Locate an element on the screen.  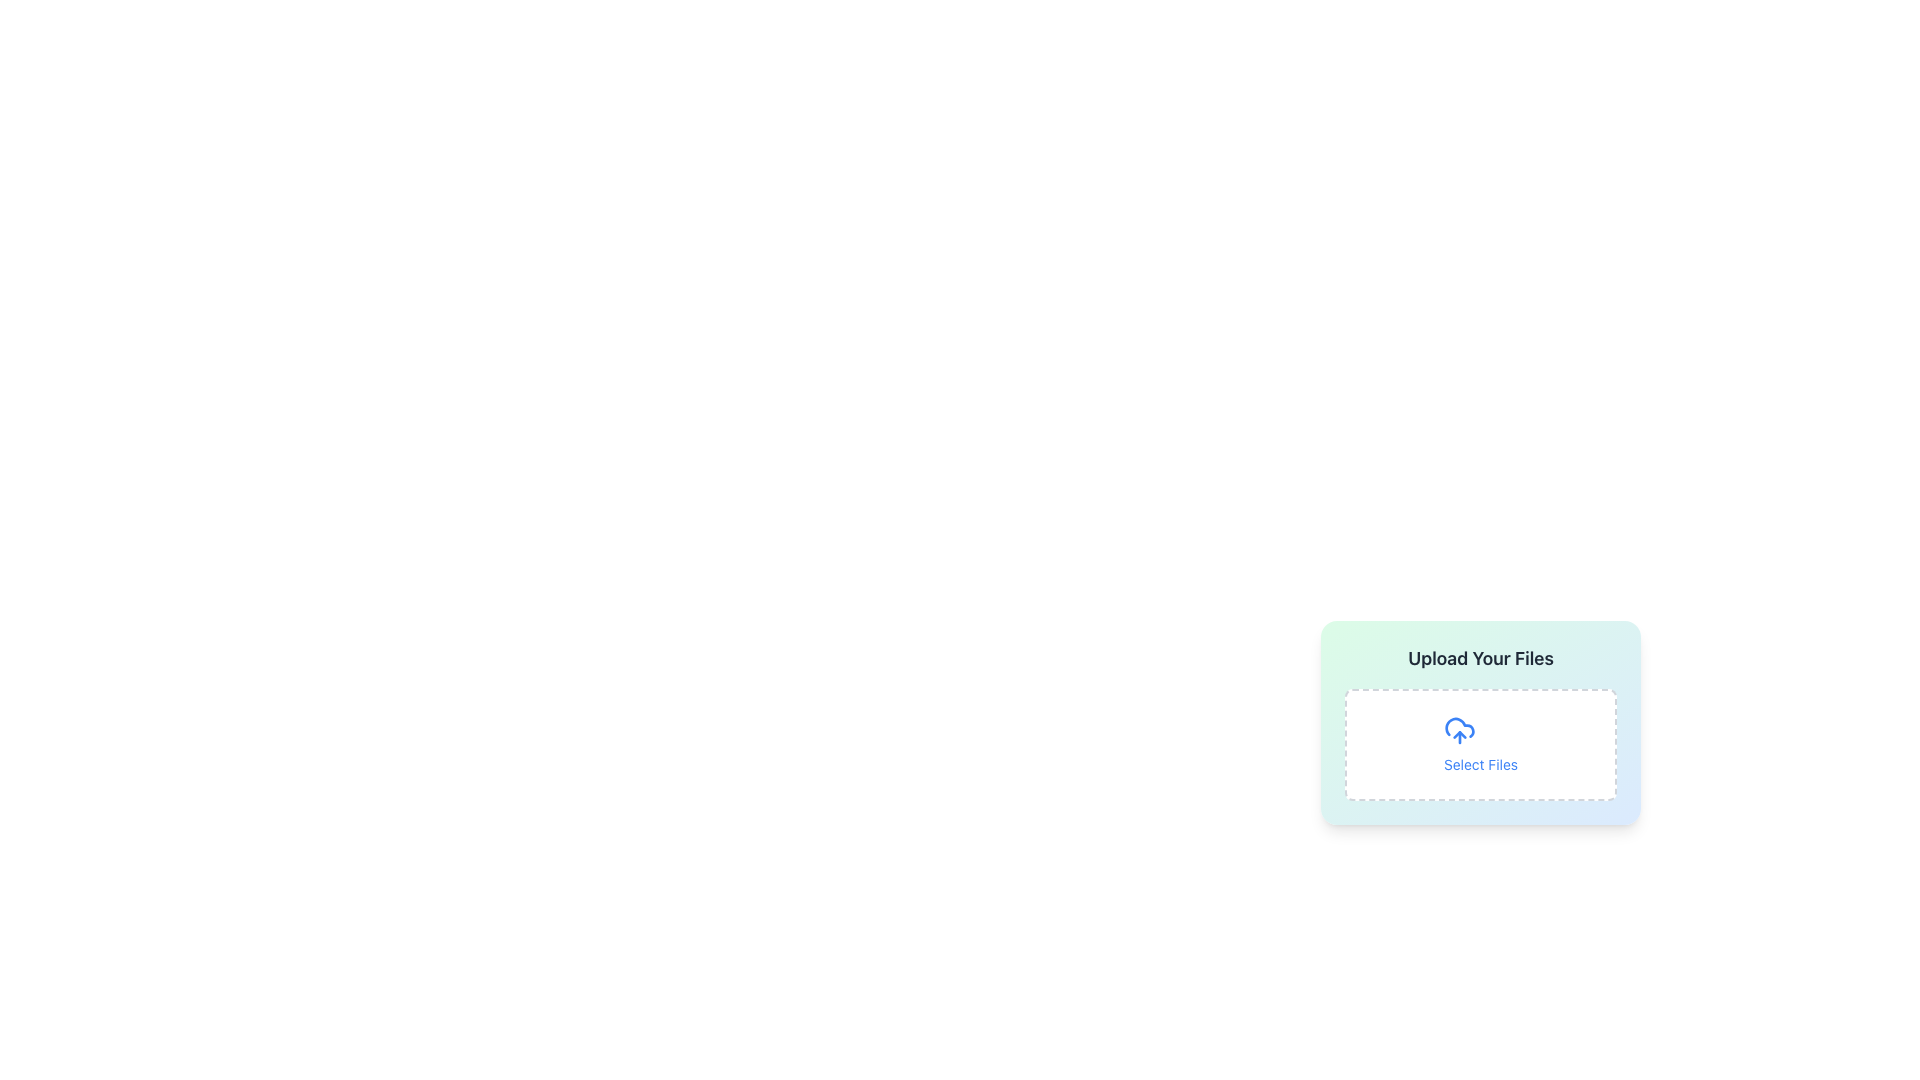
the blue cloud icon within the 'Upload Your Files' card, positioned above the 'Select Files' text is located at coordinates (1459, 727).